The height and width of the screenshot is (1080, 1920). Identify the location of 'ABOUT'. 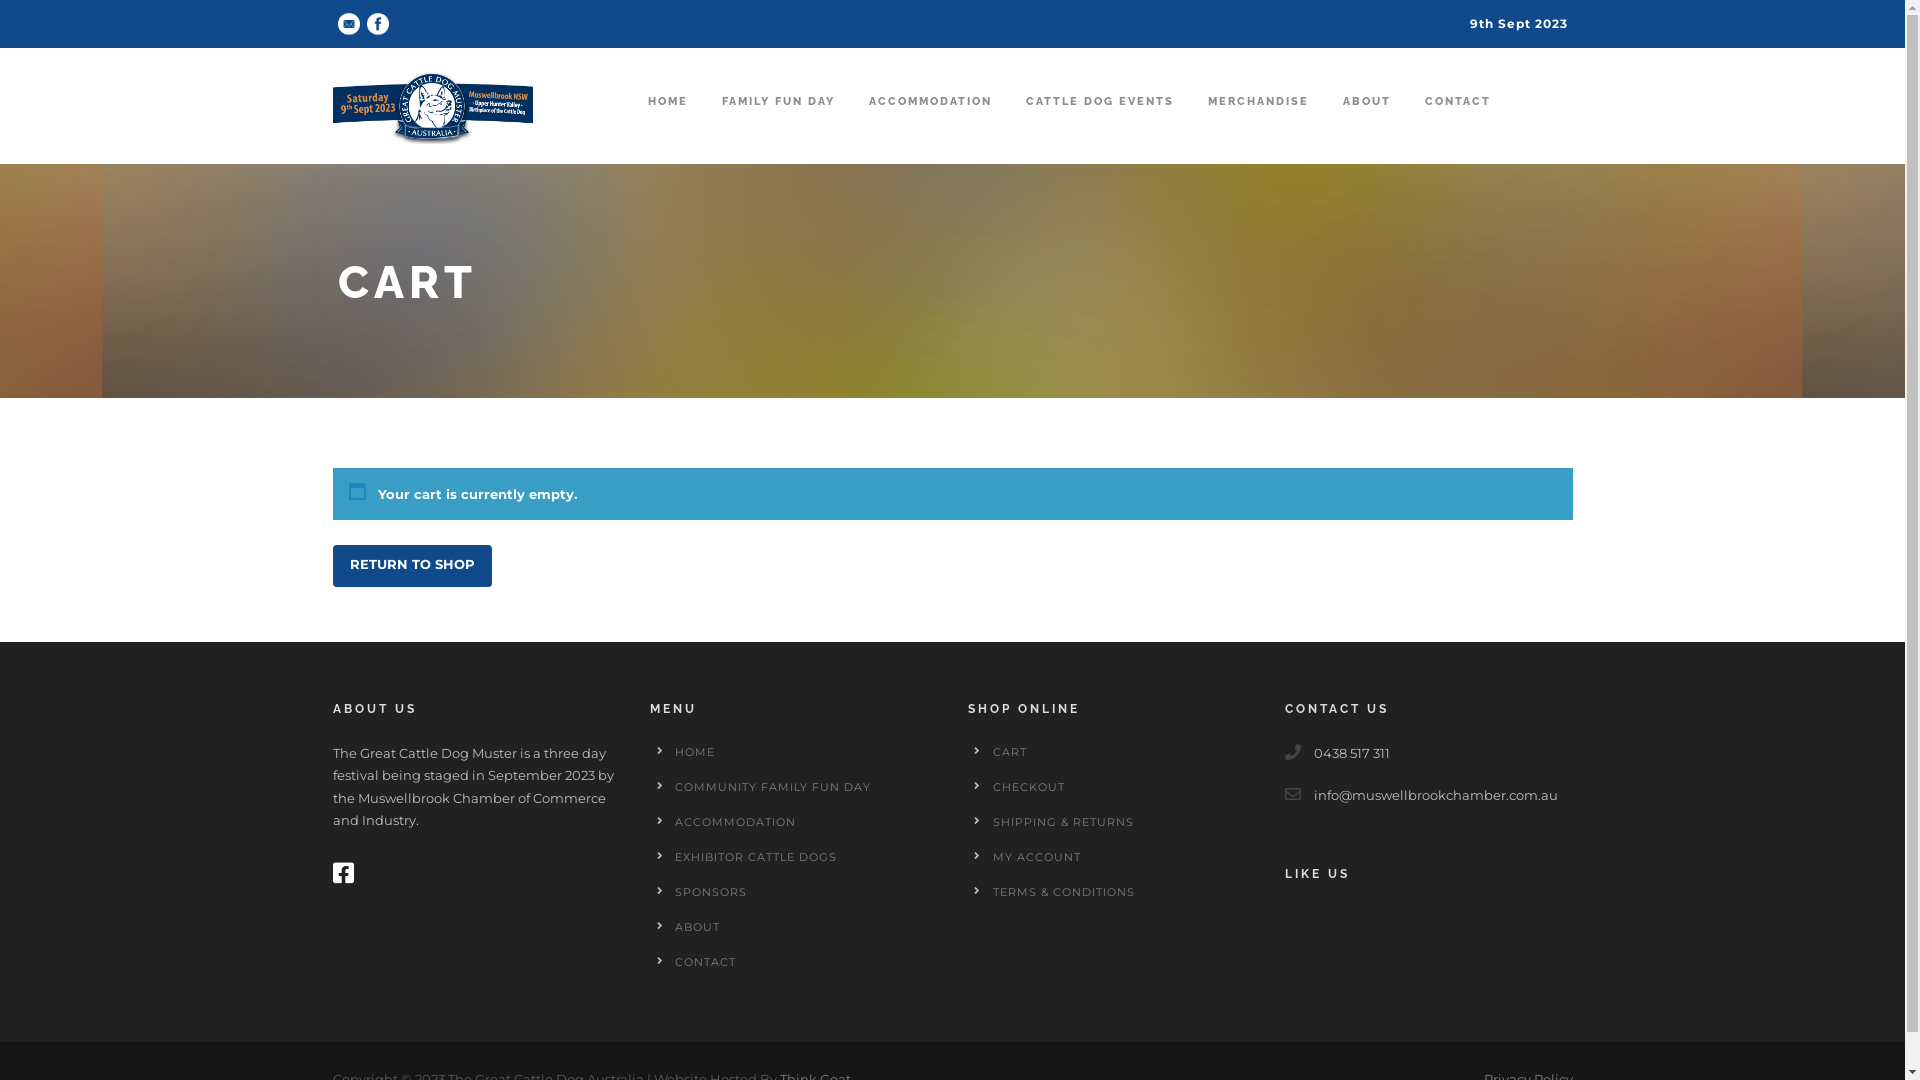
(1342, 121).